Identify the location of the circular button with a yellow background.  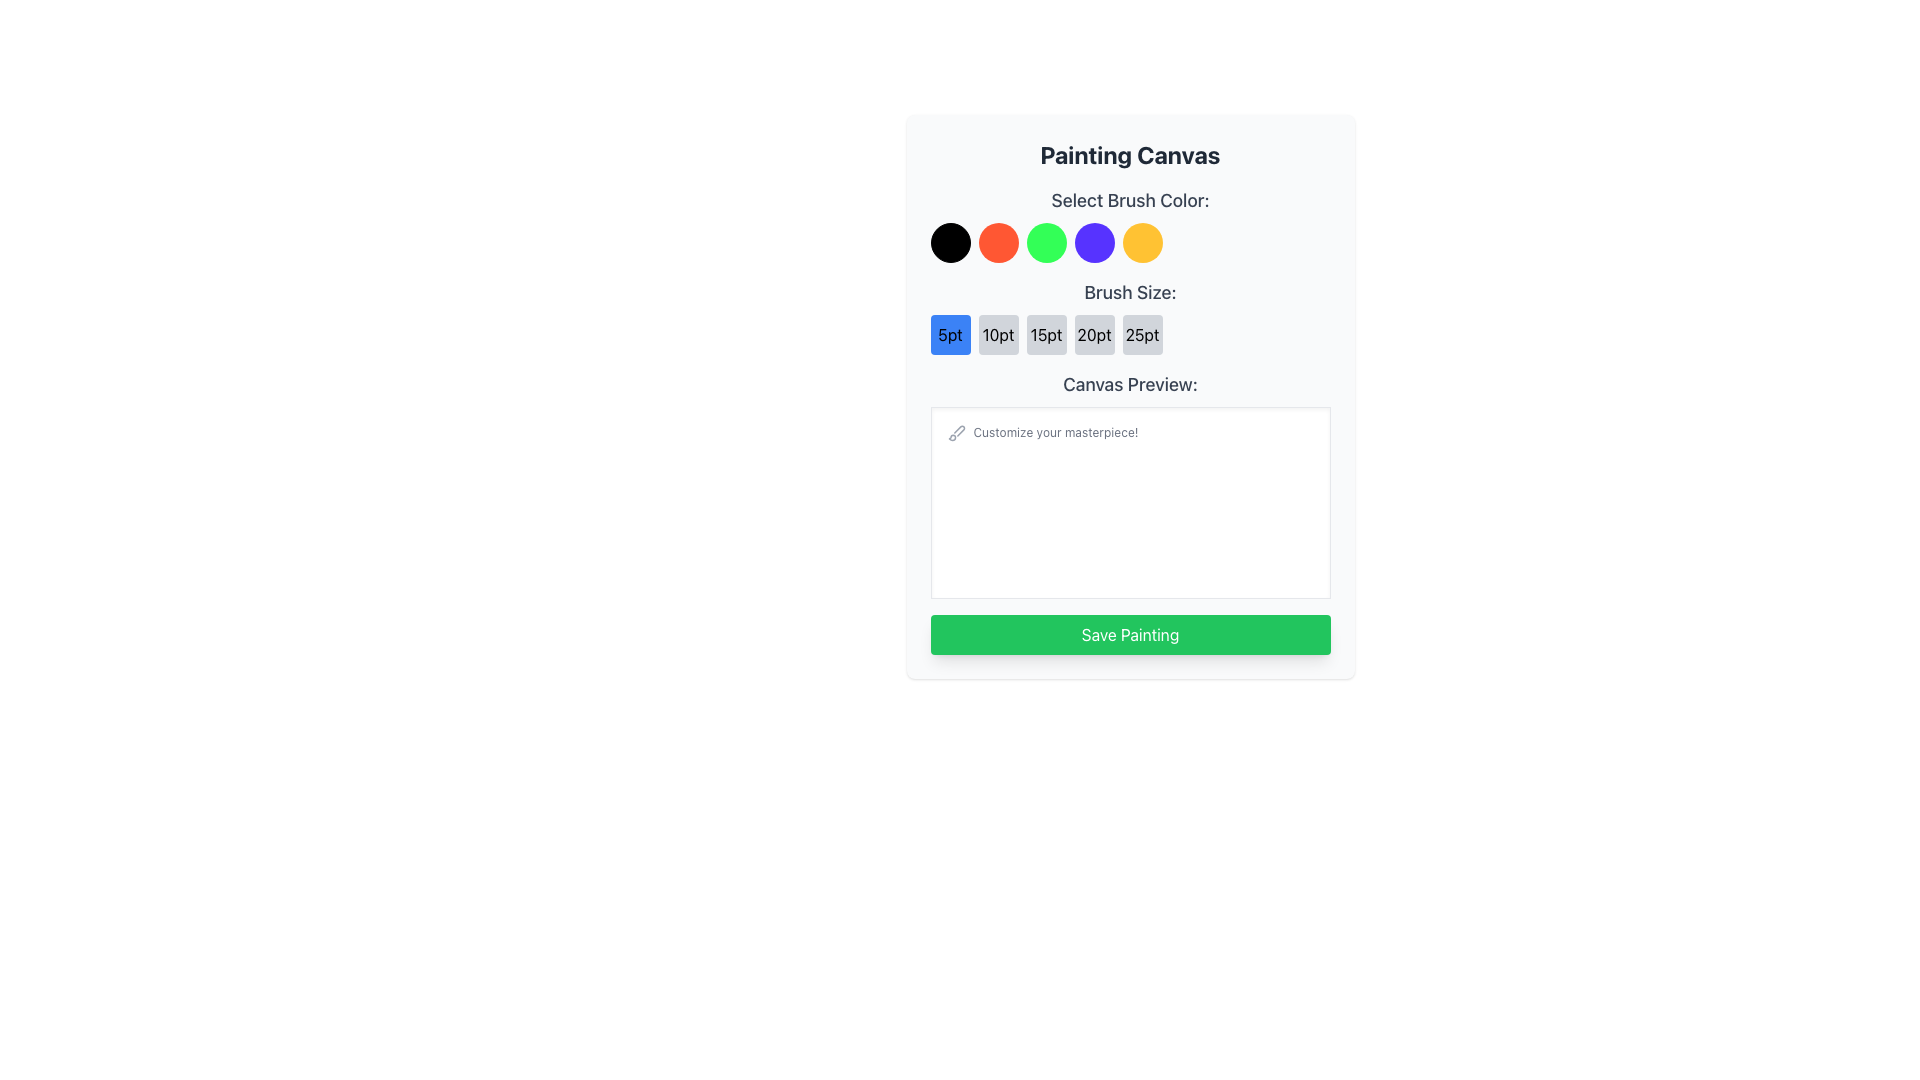
(1142, 242).